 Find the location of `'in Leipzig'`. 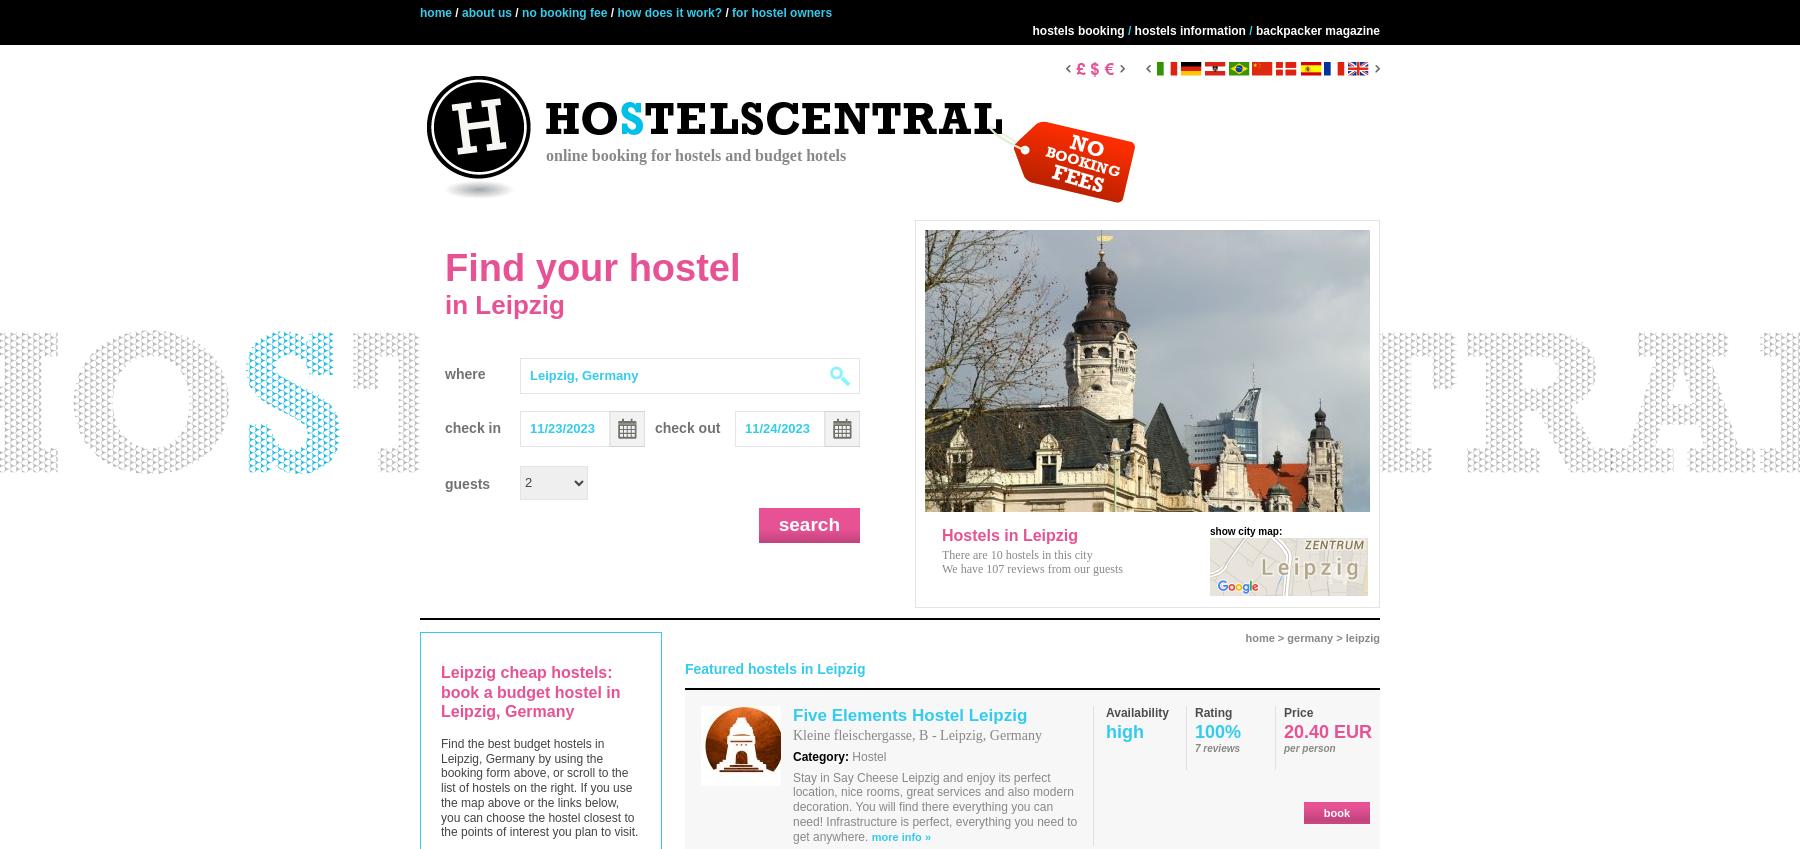

'in Leipzig' is located at coordinates (444, 303).